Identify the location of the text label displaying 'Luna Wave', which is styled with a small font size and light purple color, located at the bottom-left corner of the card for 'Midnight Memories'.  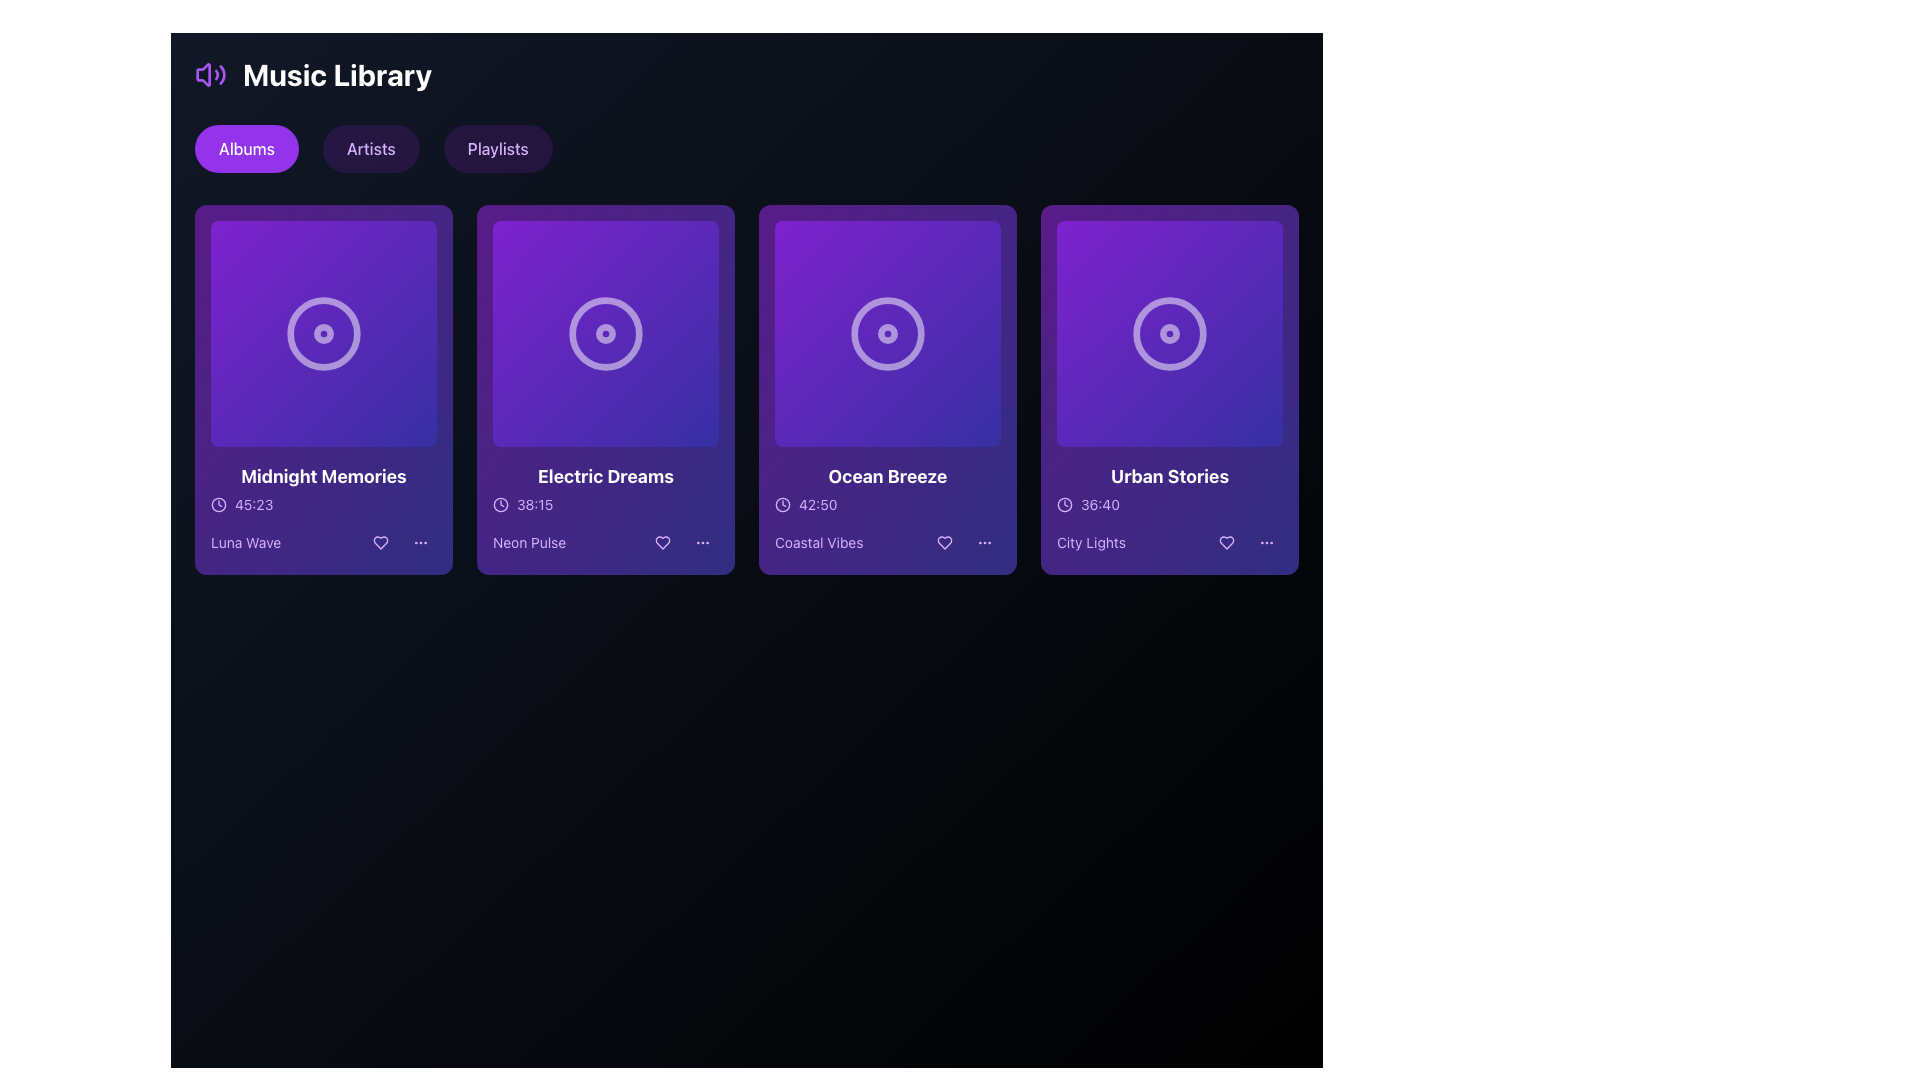
(245, 543).